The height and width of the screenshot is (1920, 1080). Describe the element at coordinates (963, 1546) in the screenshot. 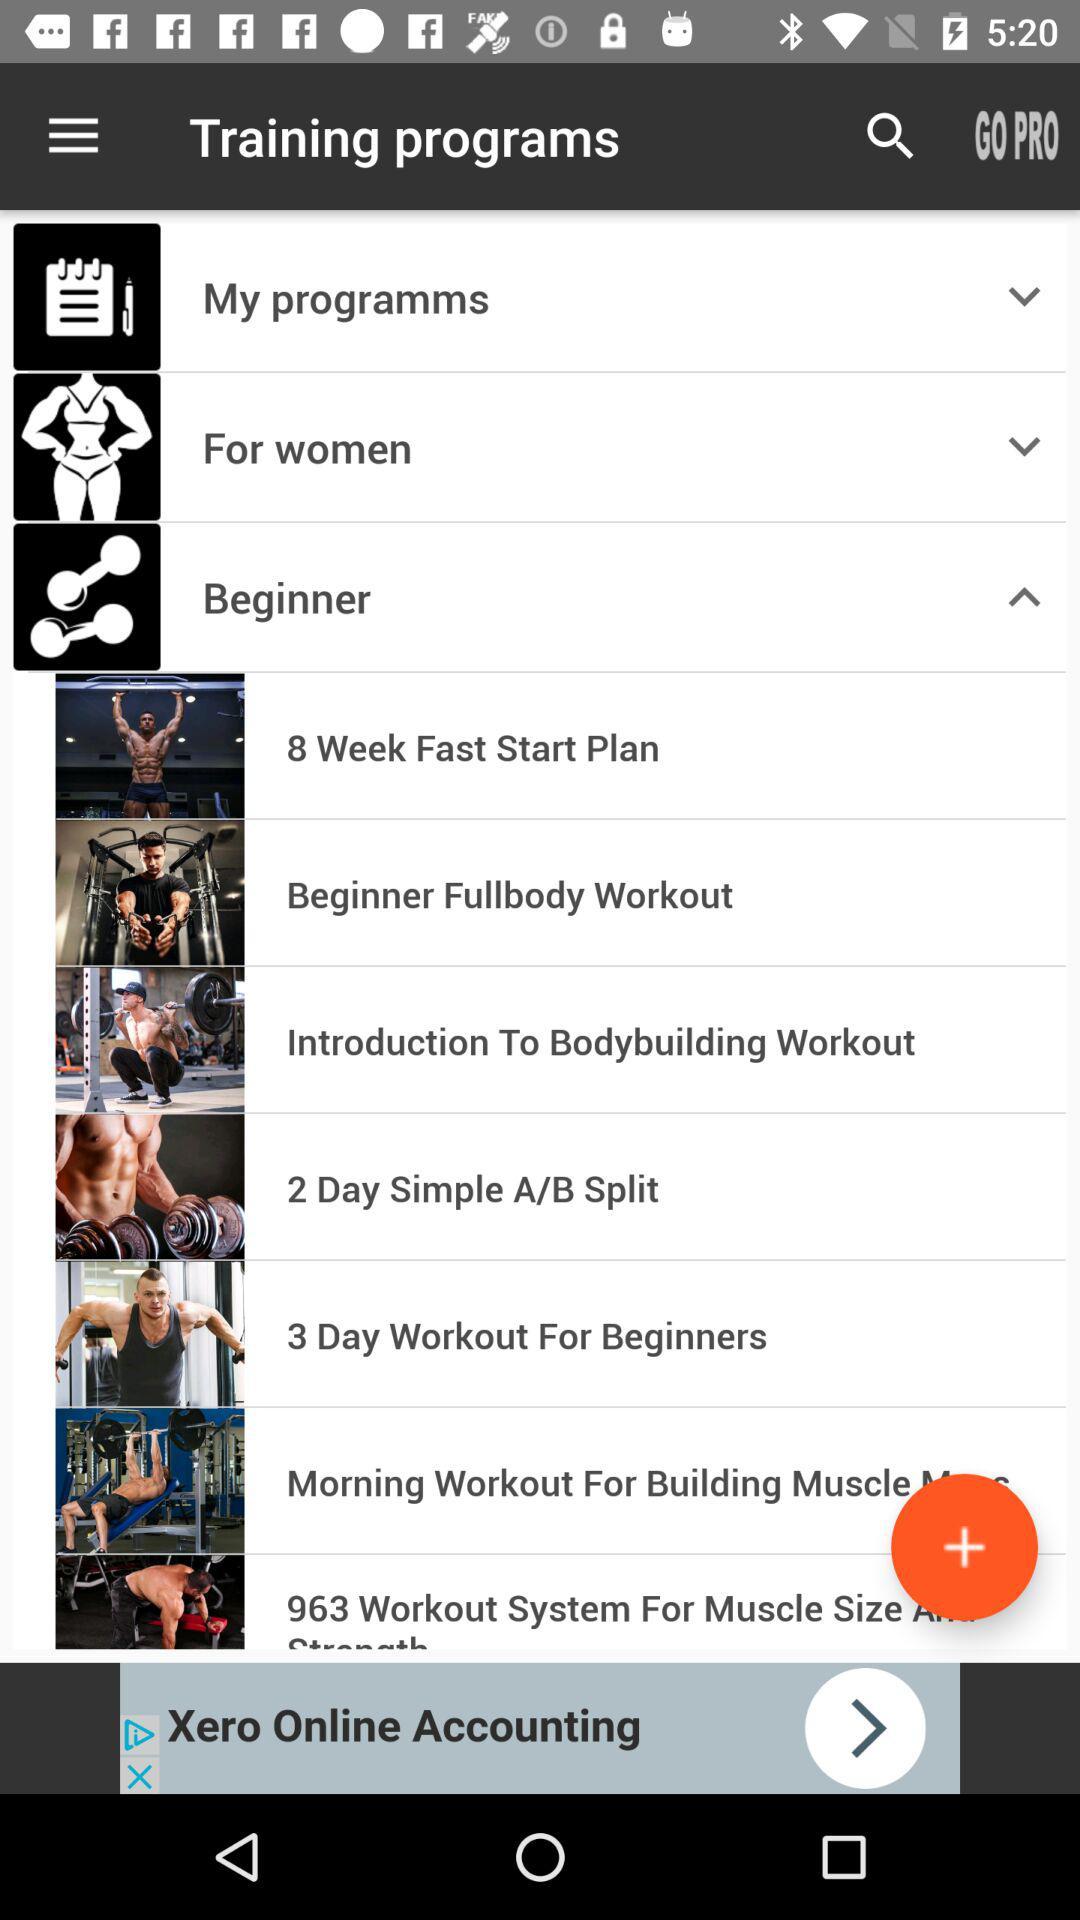

I see `addition the option` at that location.